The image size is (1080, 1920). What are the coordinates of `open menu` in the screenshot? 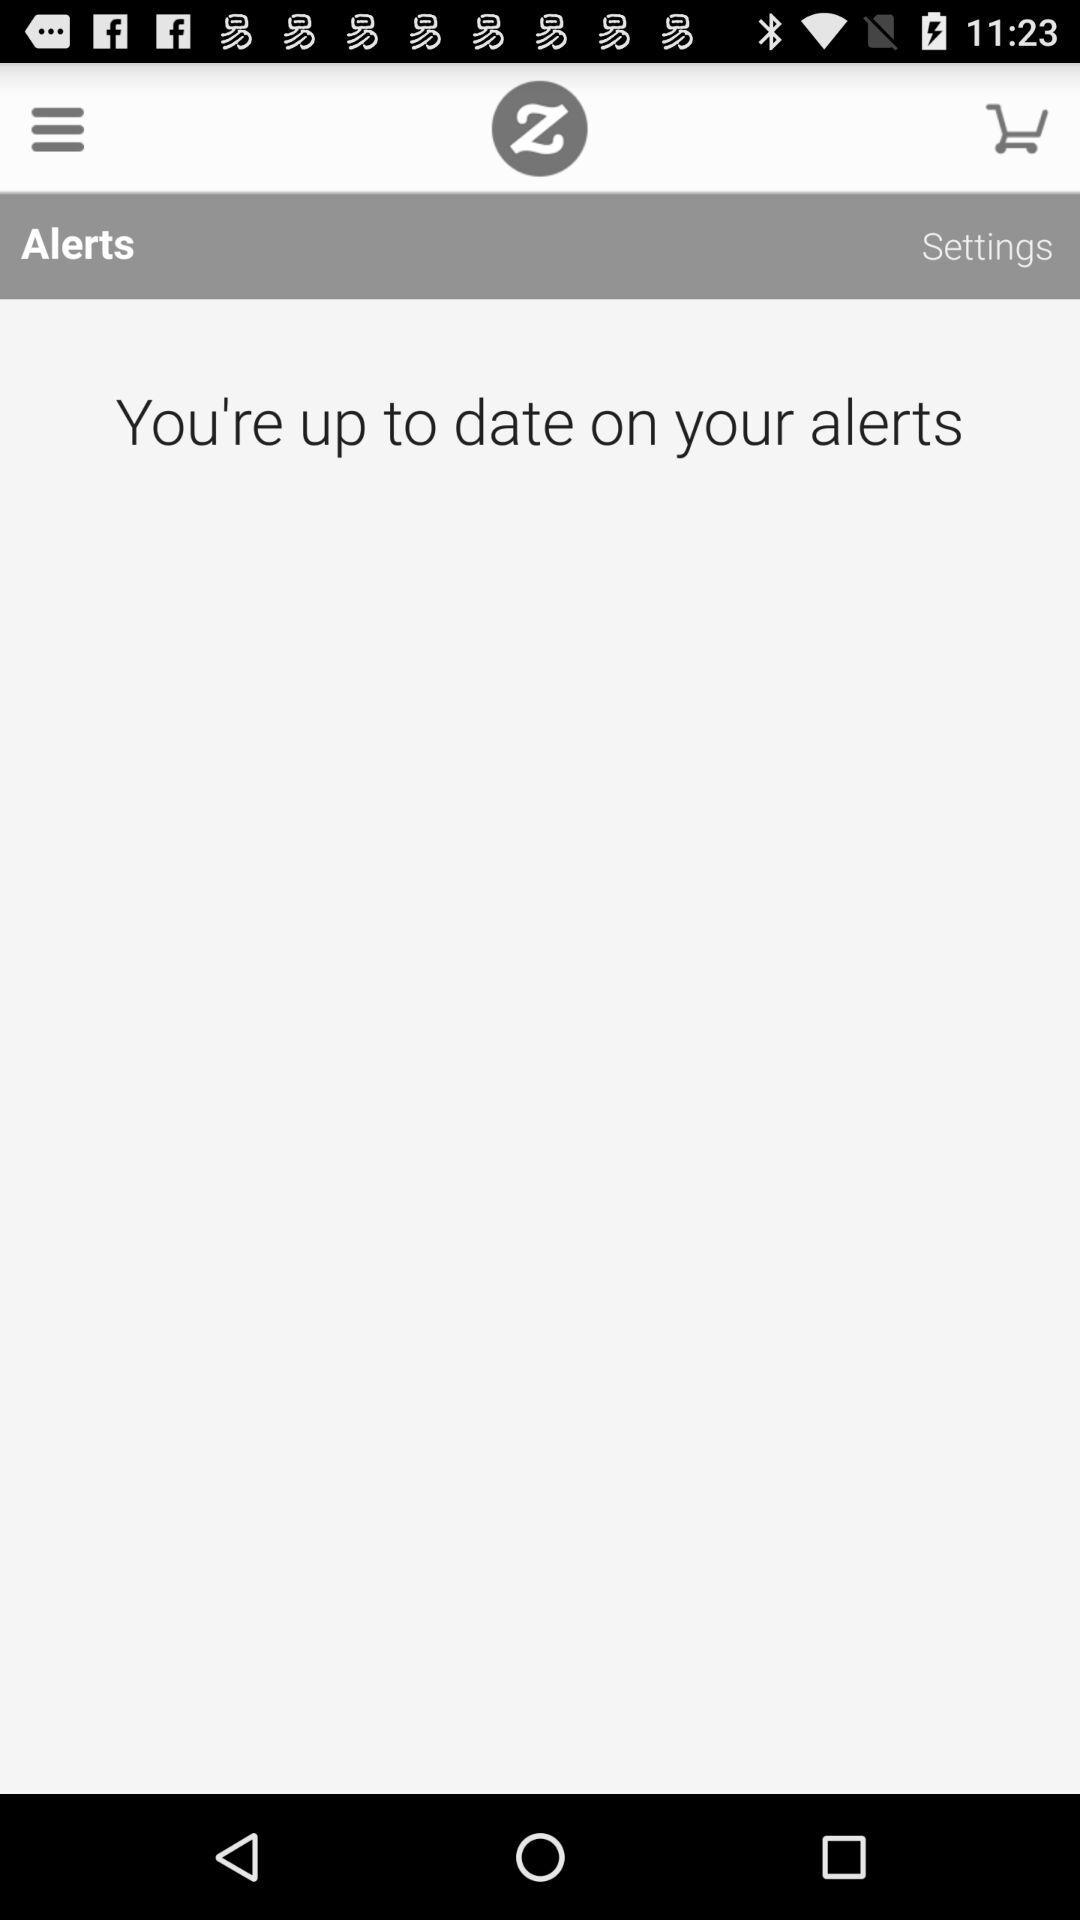 It's located at (56, 127).